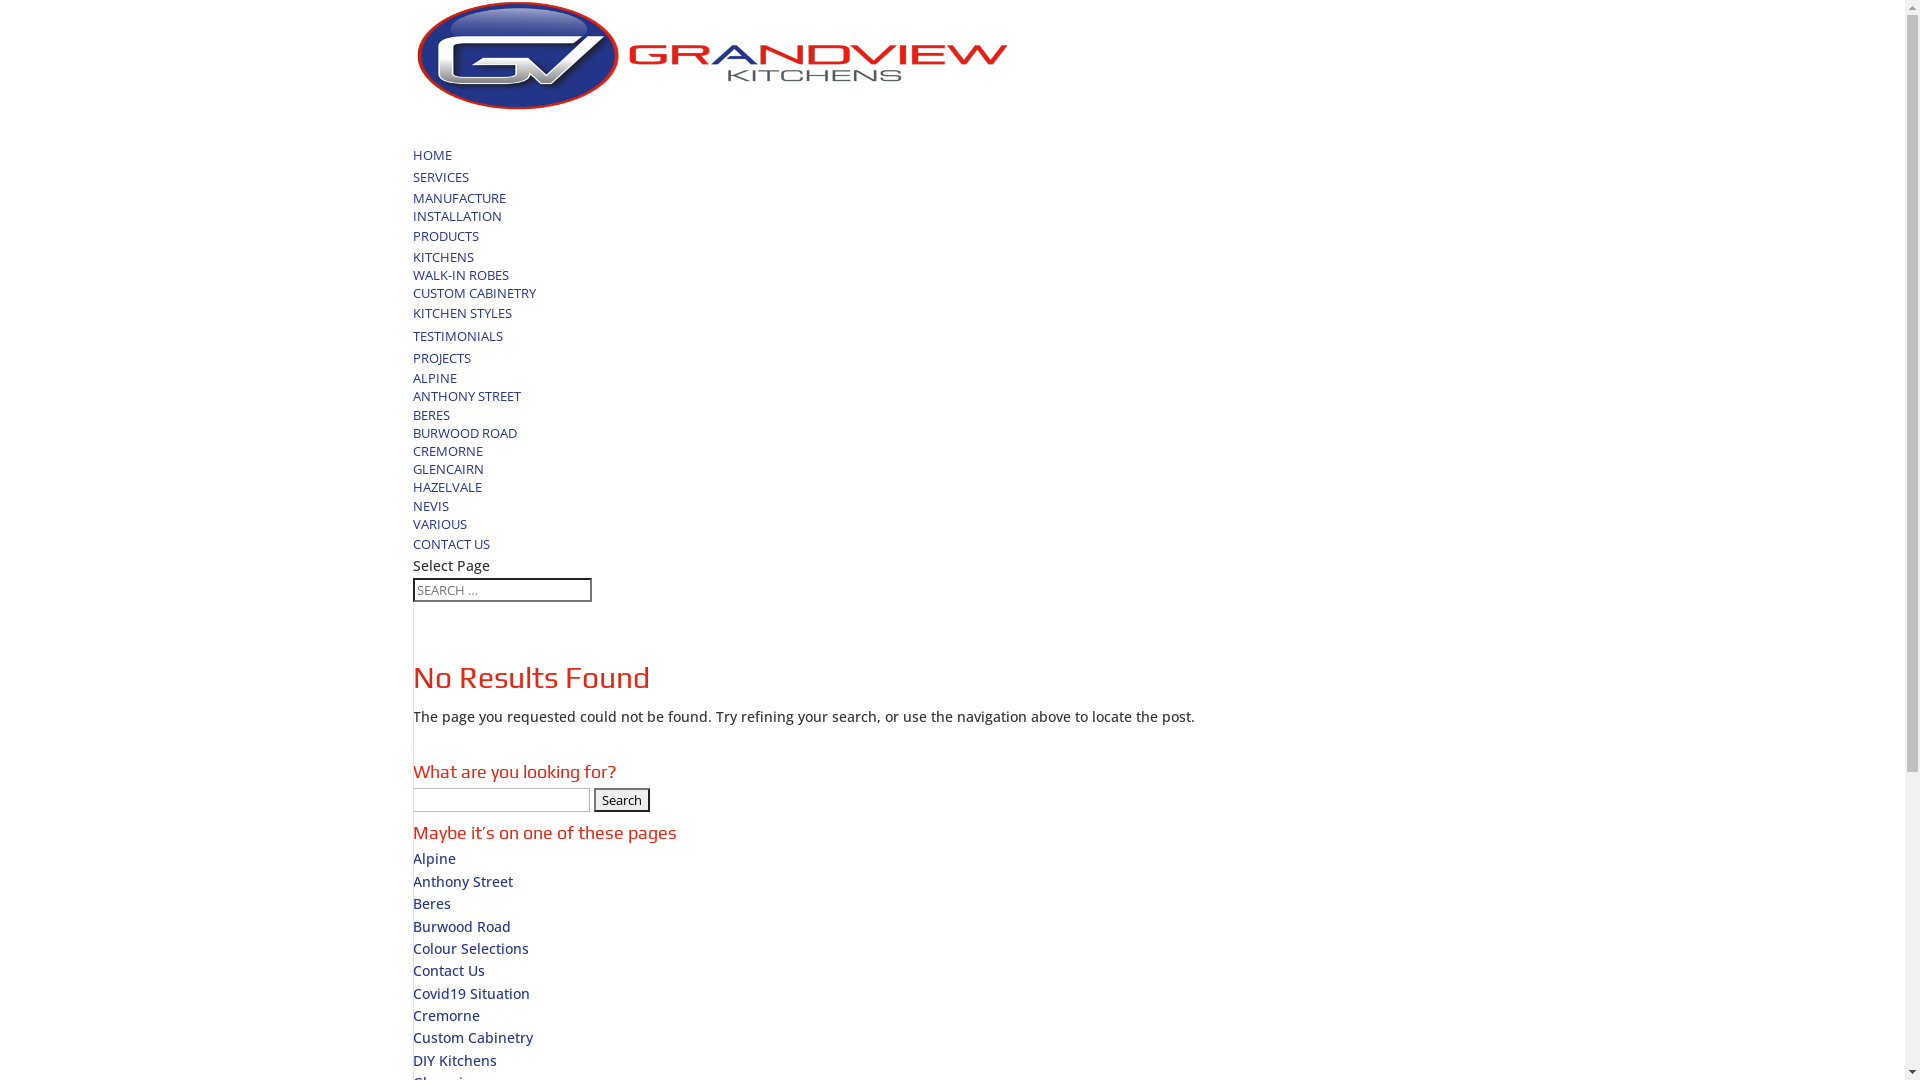  What do you see at coordinates (411, 414) in the screenshot?
I see `'BERES'` at bounding box center [411, 414].